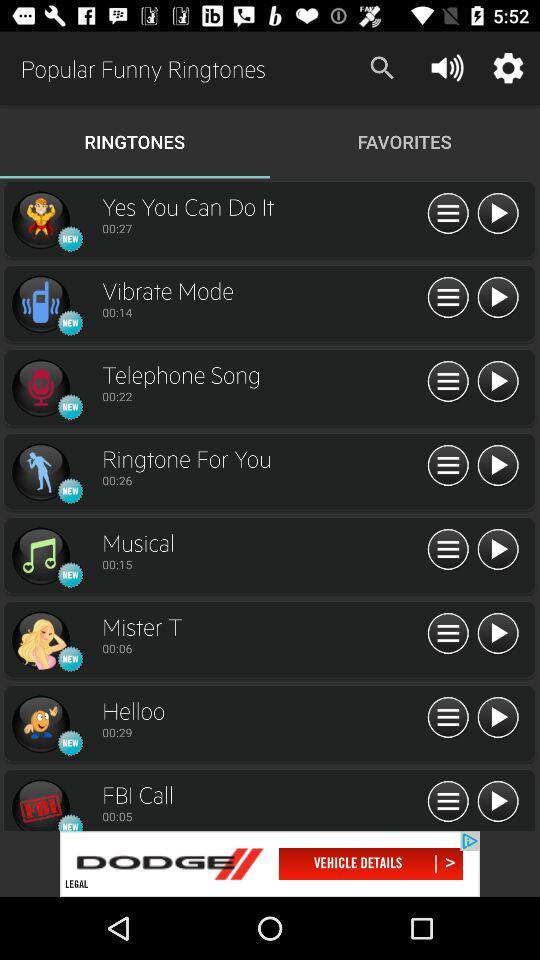 The height and width of the screenshot is (960, 540). What do you see at coordinates (496, 214) in the screenshot?
I see `stop button` at bounding box center [496, 214].